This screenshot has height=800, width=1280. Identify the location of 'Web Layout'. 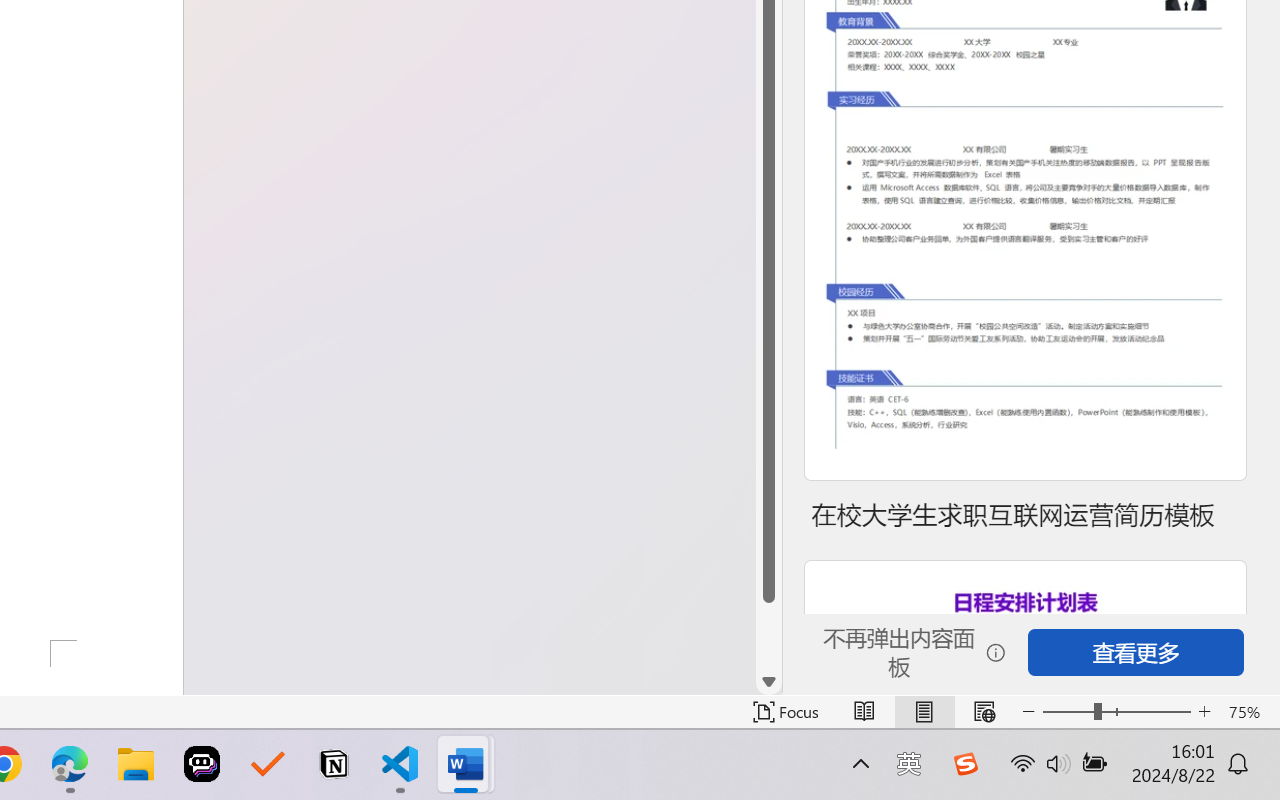
(984, 711).